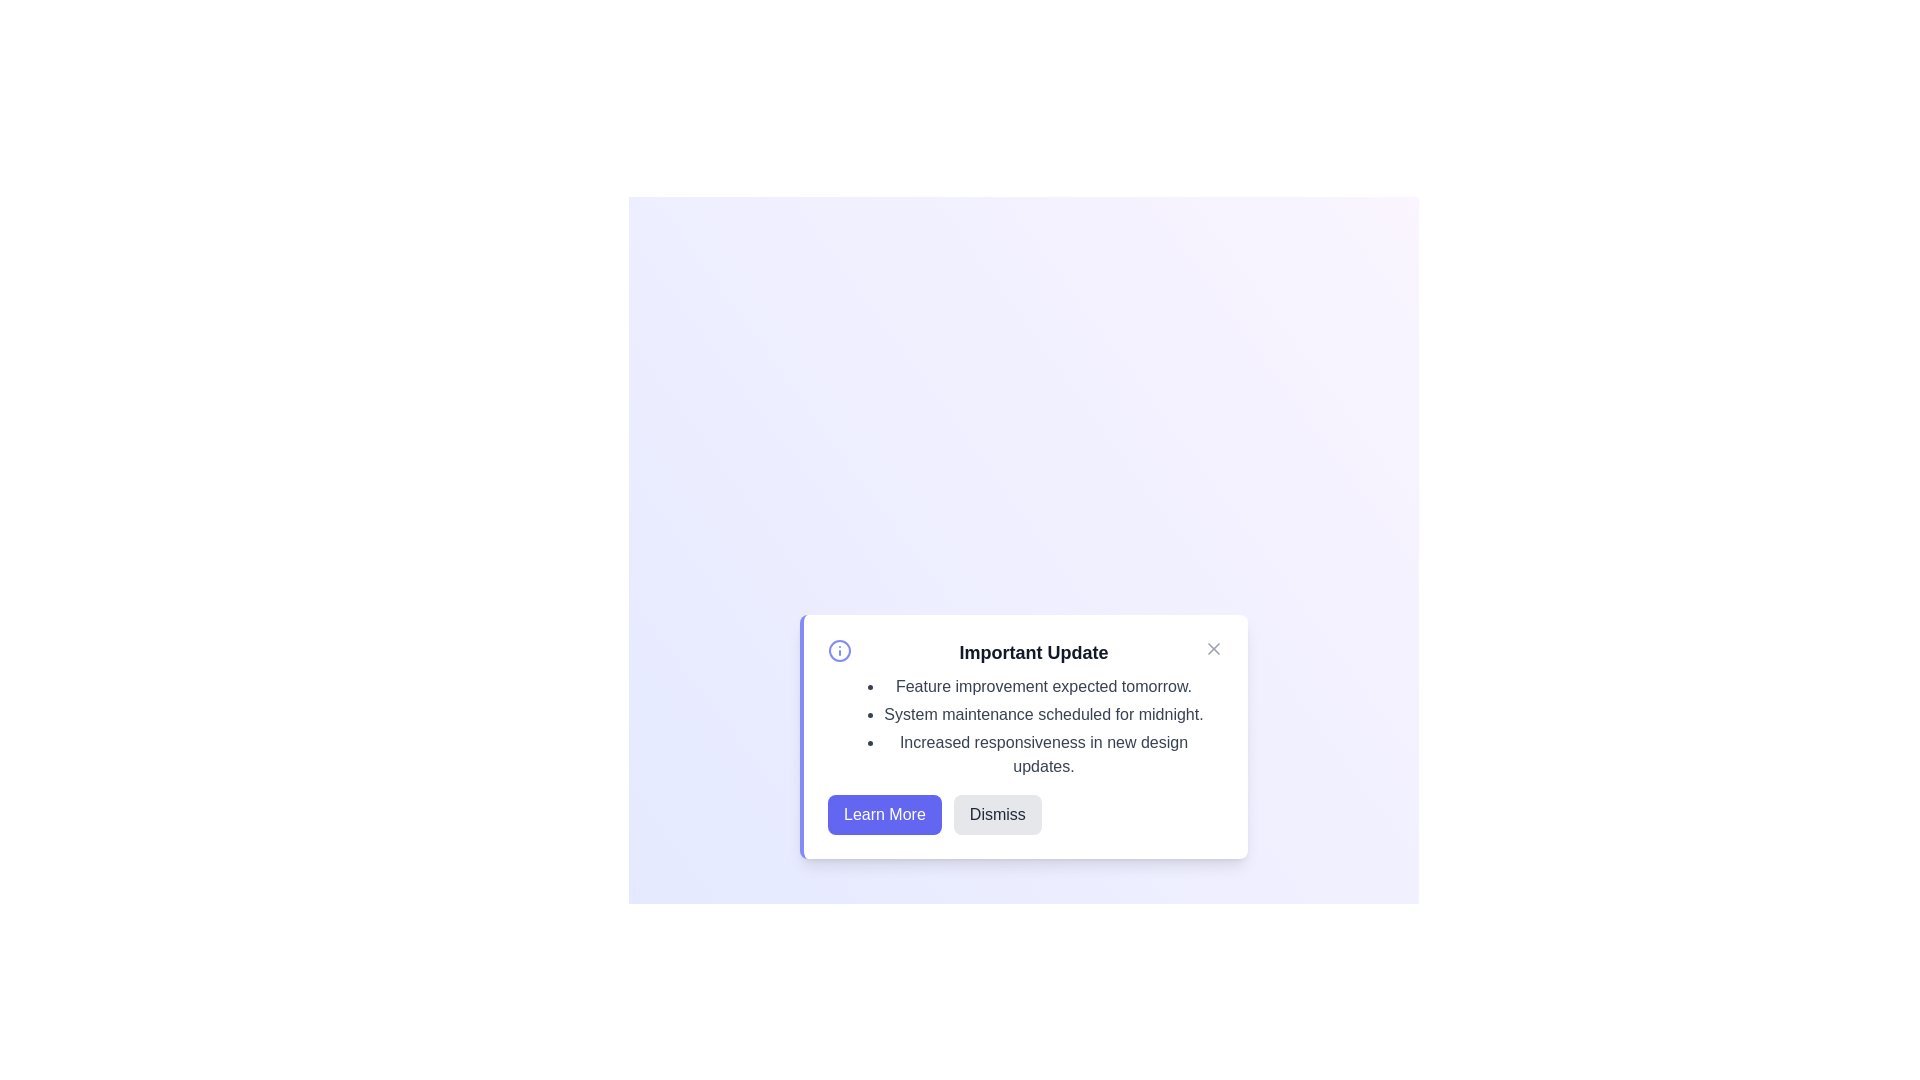  Describe the element at coordinates (882, 814) in the screenshot. I see `the 'Learn More' button to view details about the alert` at that location.